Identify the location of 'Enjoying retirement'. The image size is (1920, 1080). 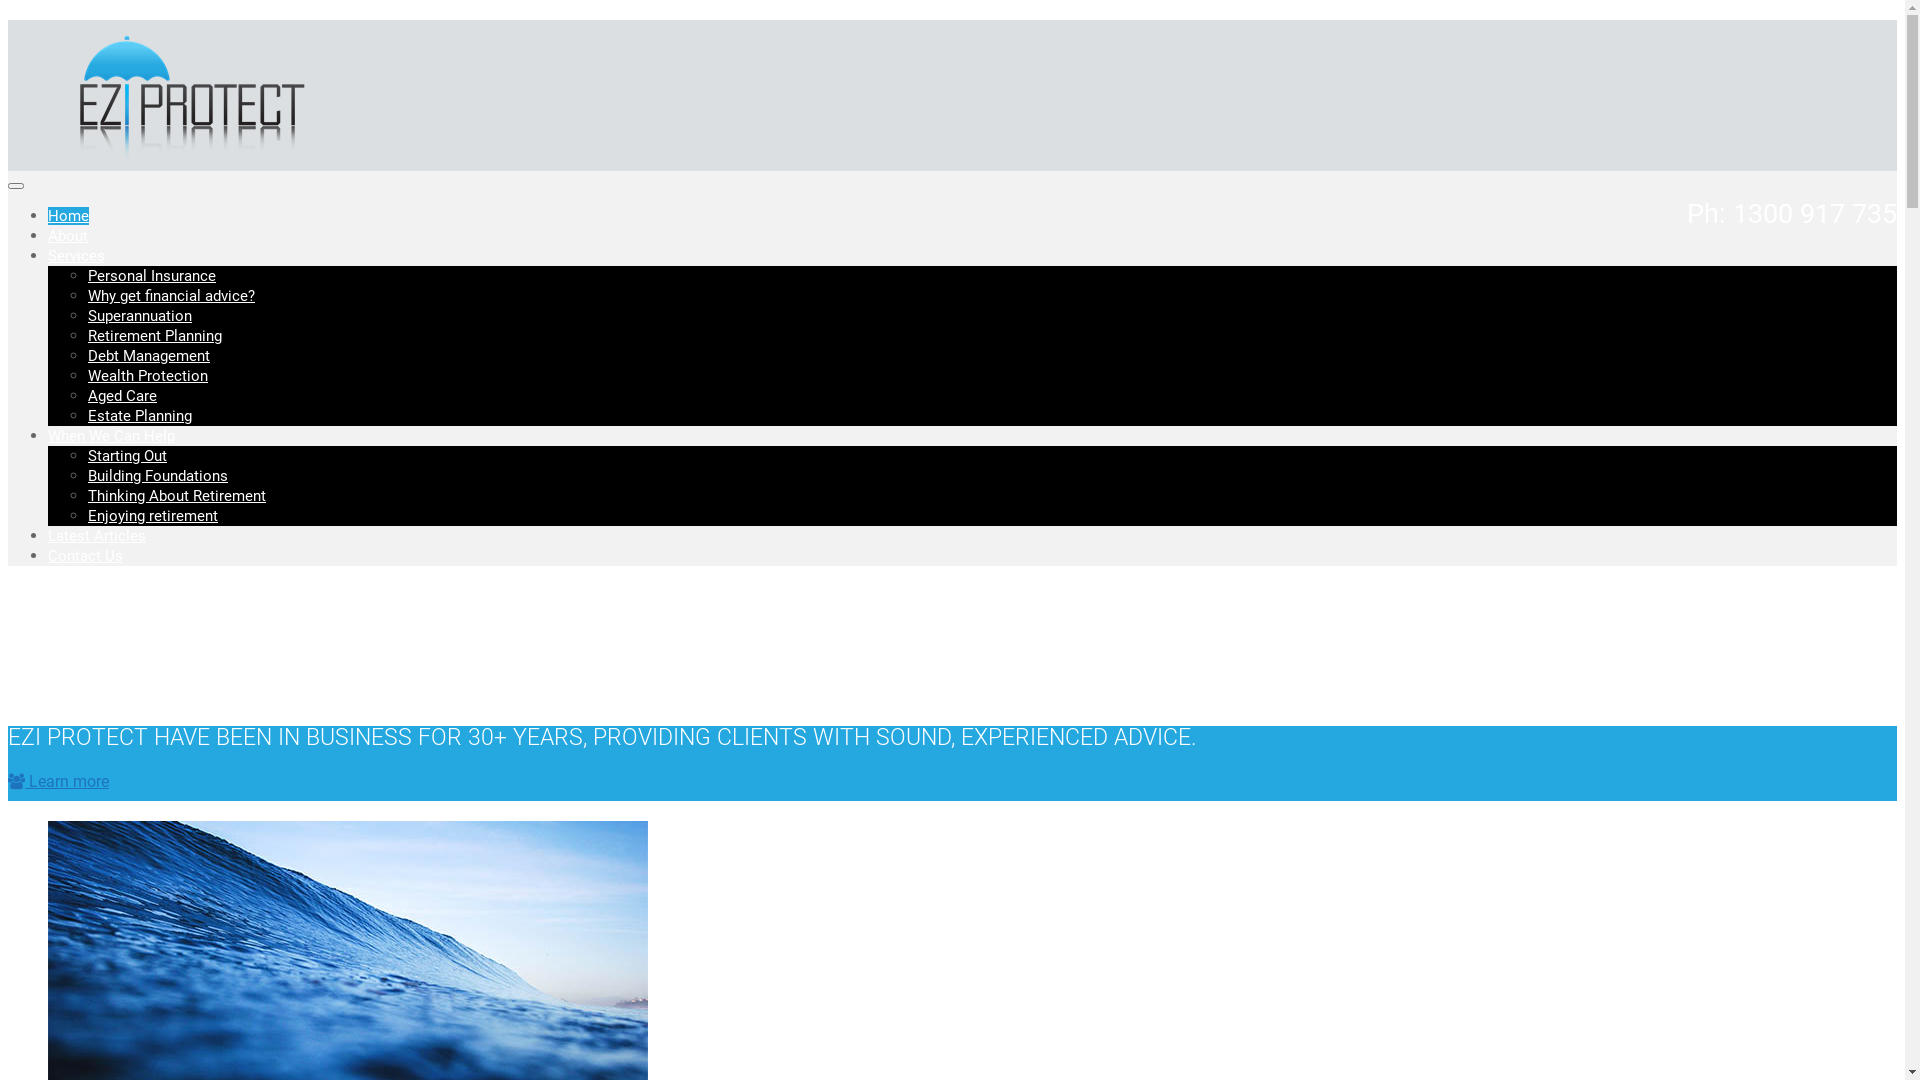
(152, 515).